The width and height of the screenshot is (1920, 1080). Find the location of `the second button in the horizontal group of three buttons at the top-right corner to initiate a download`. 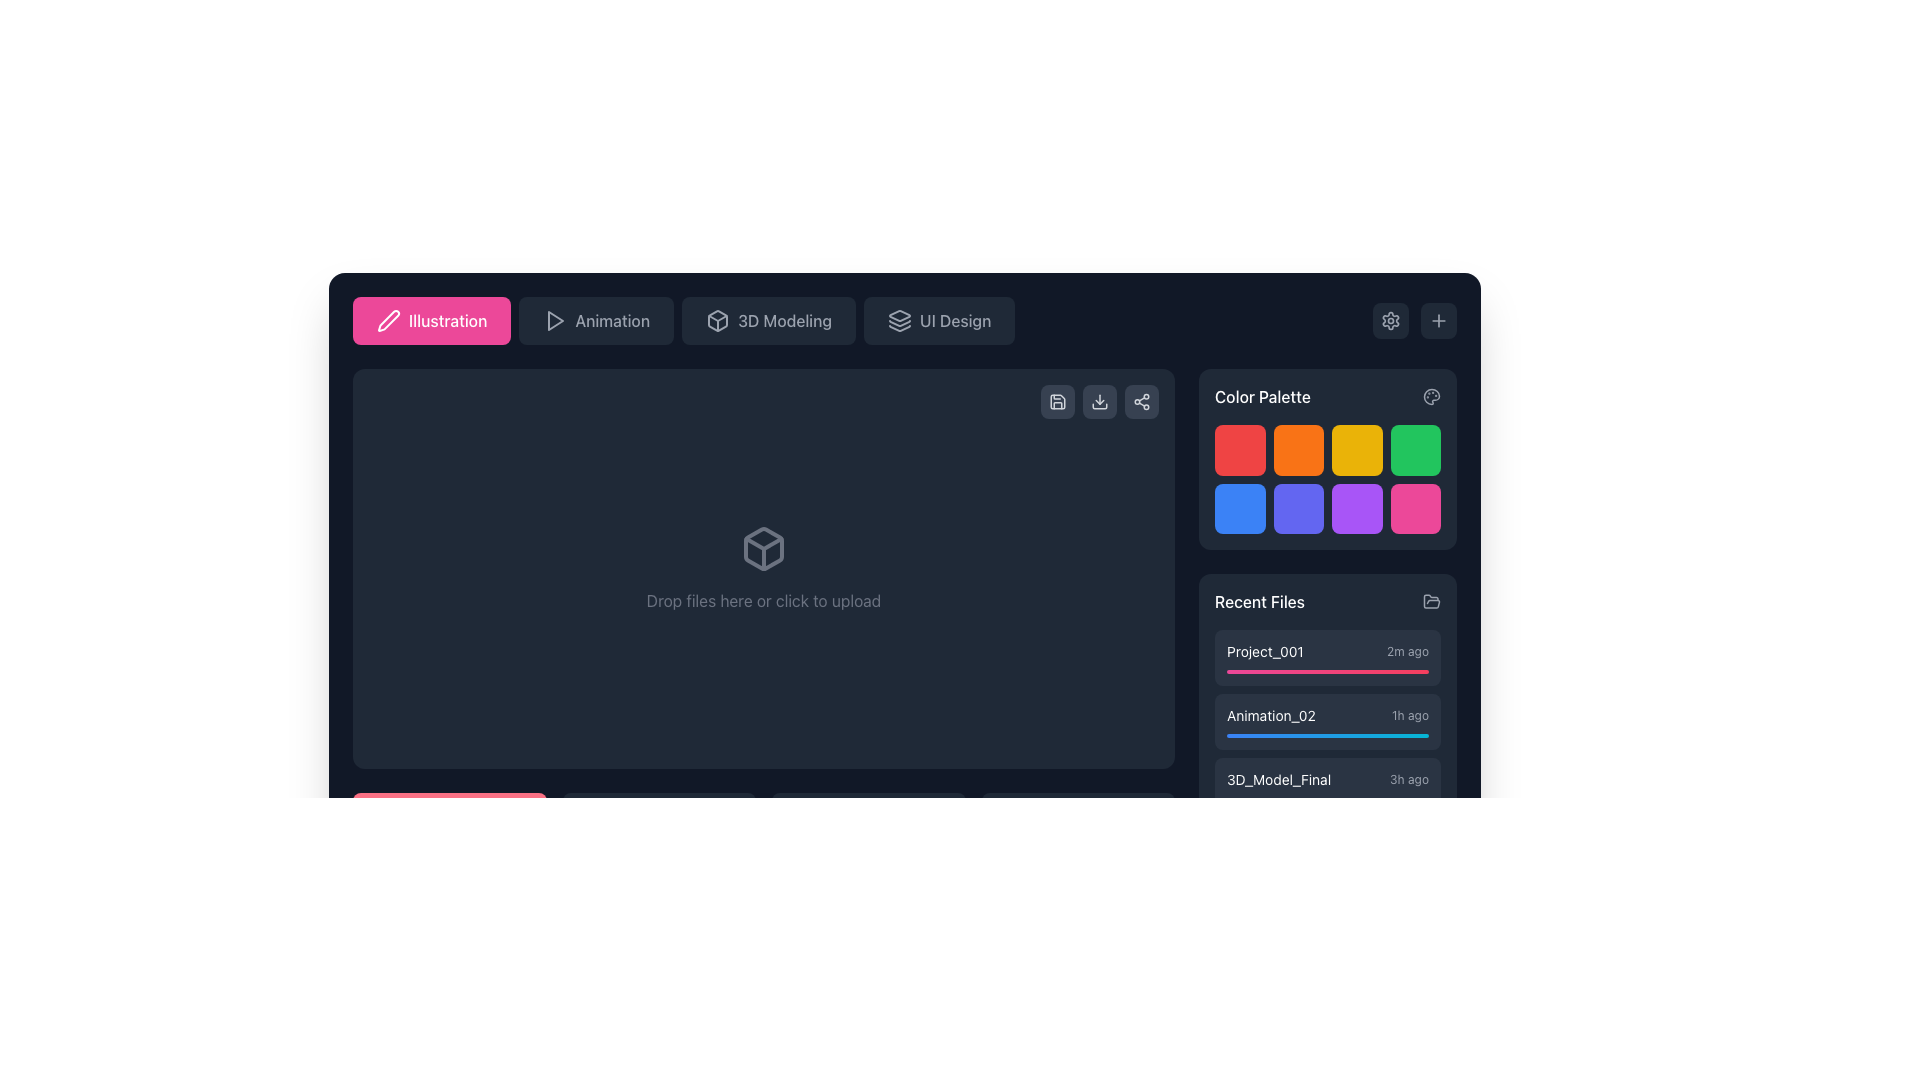

the second button in the horizontal group of three buttons at the top-right corner to initiate a download is located at coordinates (1098, 401).